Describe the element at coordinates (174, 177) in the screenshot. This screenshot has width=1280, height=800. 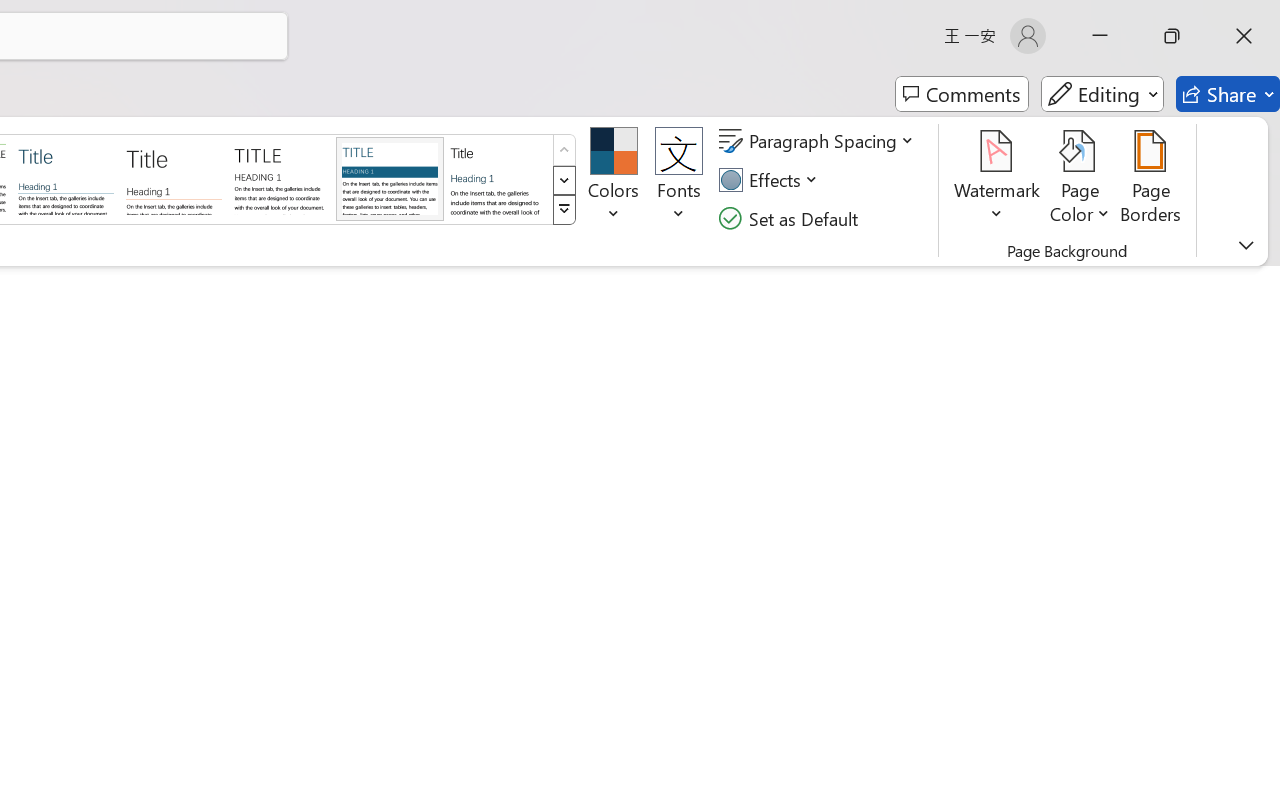
I see `'Lines (Stylish)'` at that location.